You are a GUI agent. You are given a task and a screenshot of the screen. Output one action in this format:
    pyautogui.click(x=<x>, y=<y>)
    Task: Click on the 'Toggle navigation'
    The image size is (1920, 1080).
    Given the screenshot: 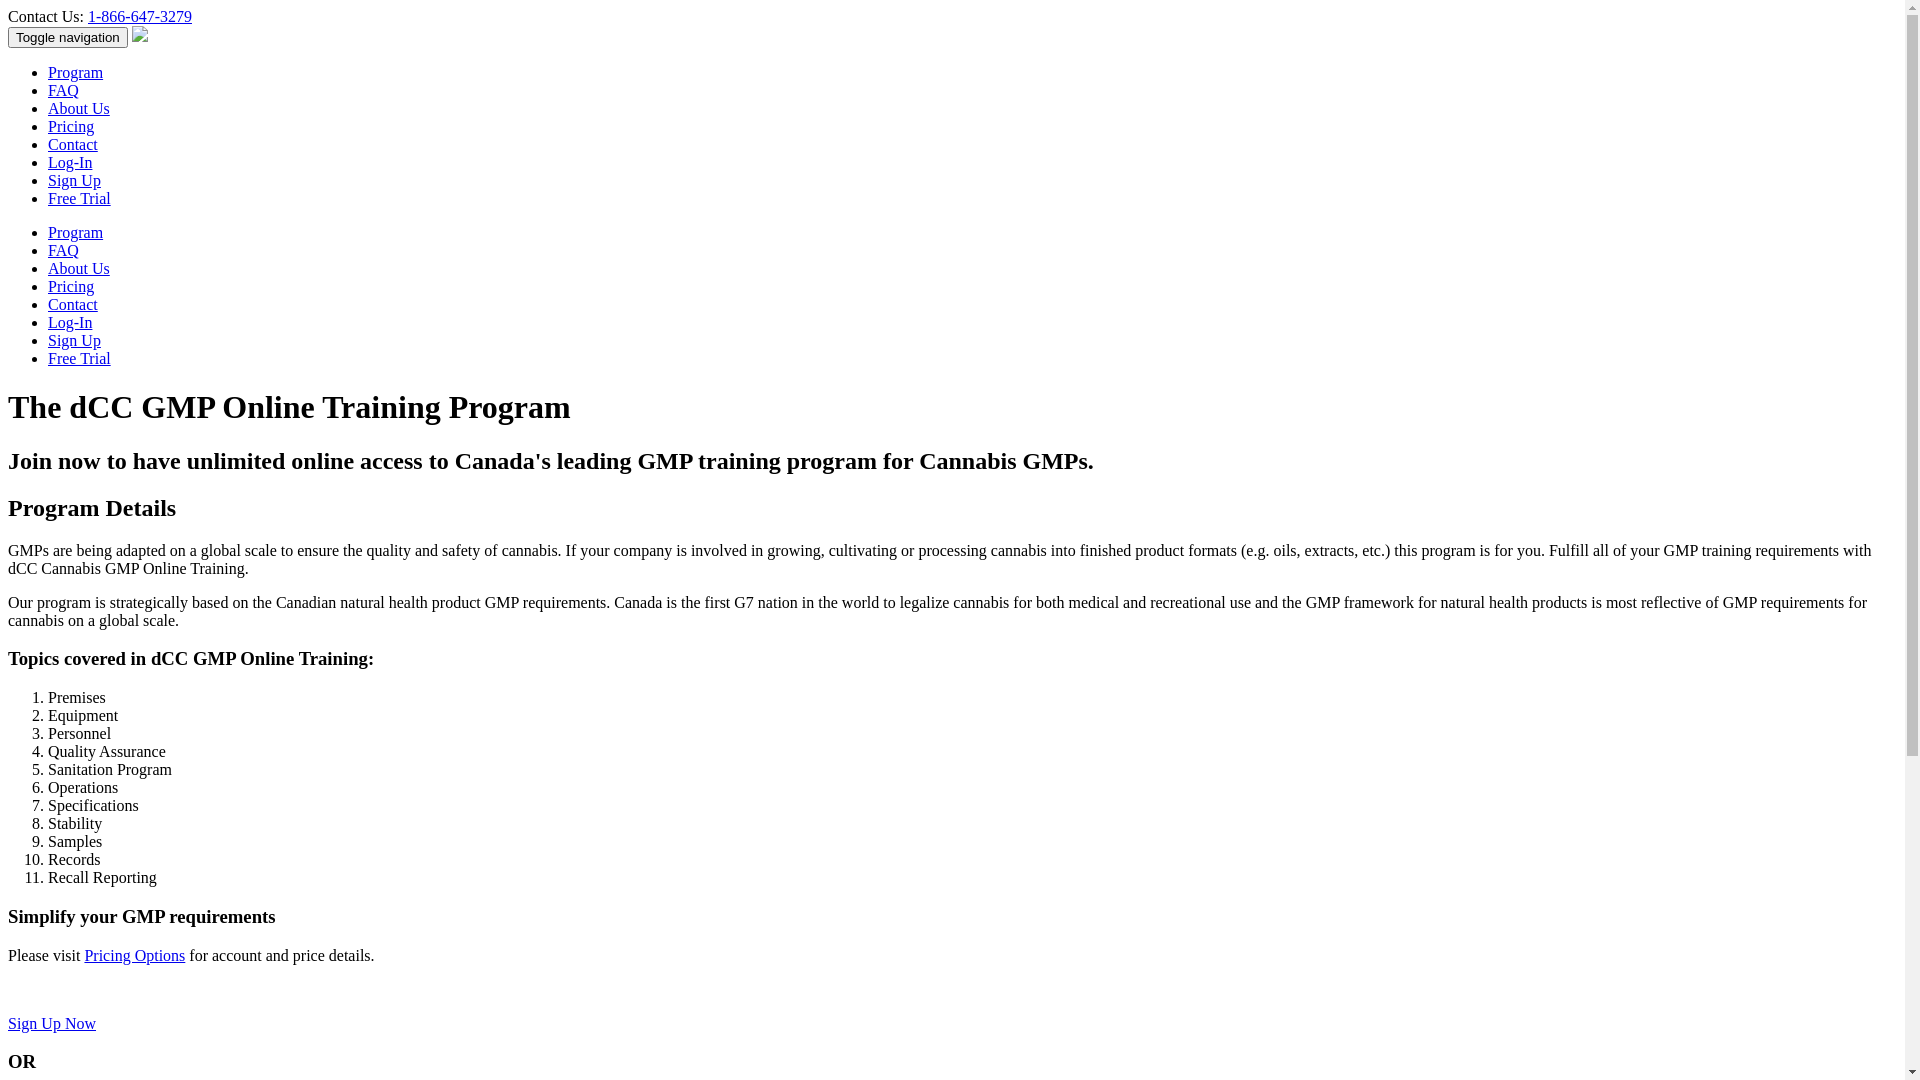 What is the action you would take?
    pyautogui.click(x=67, y=37)
    